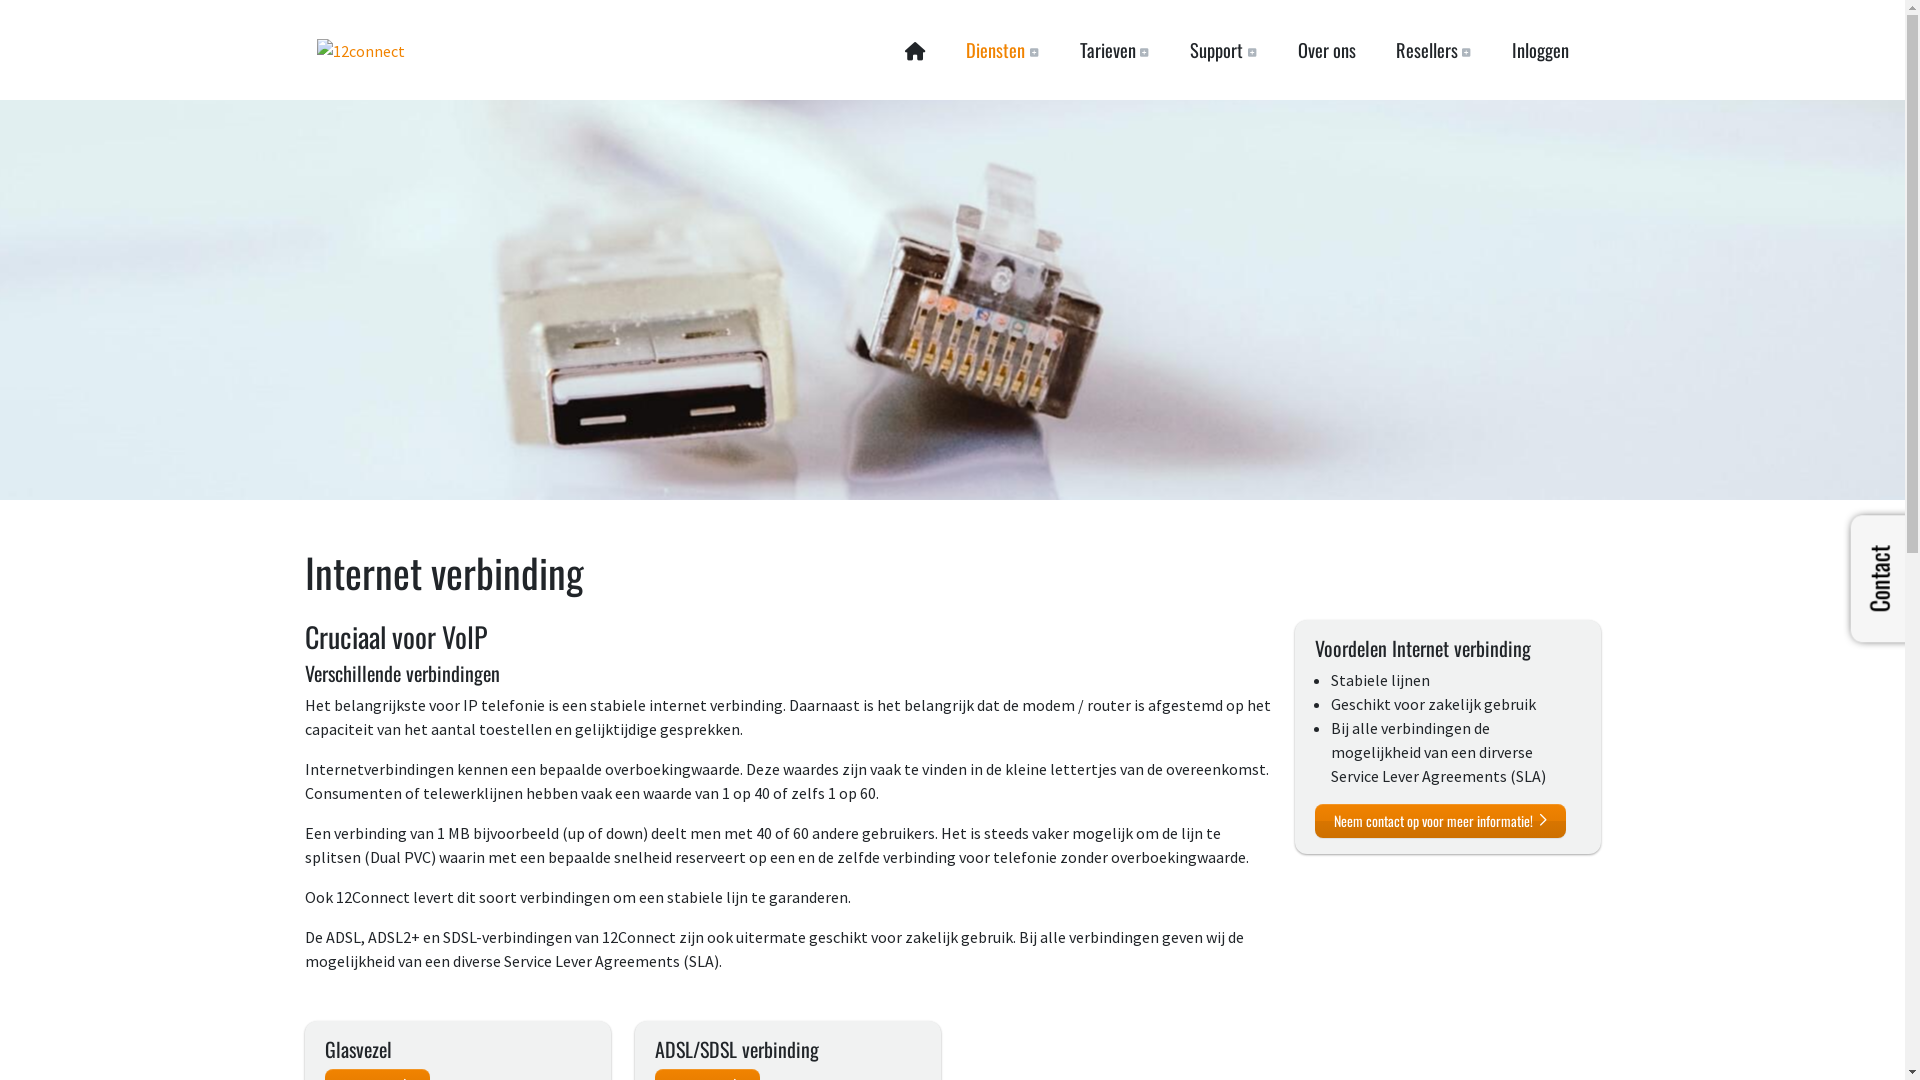  What do you see at coordinates (360, 49) in the screenshot?
I see `'Naar de website'` at bounding box center [360, 49].